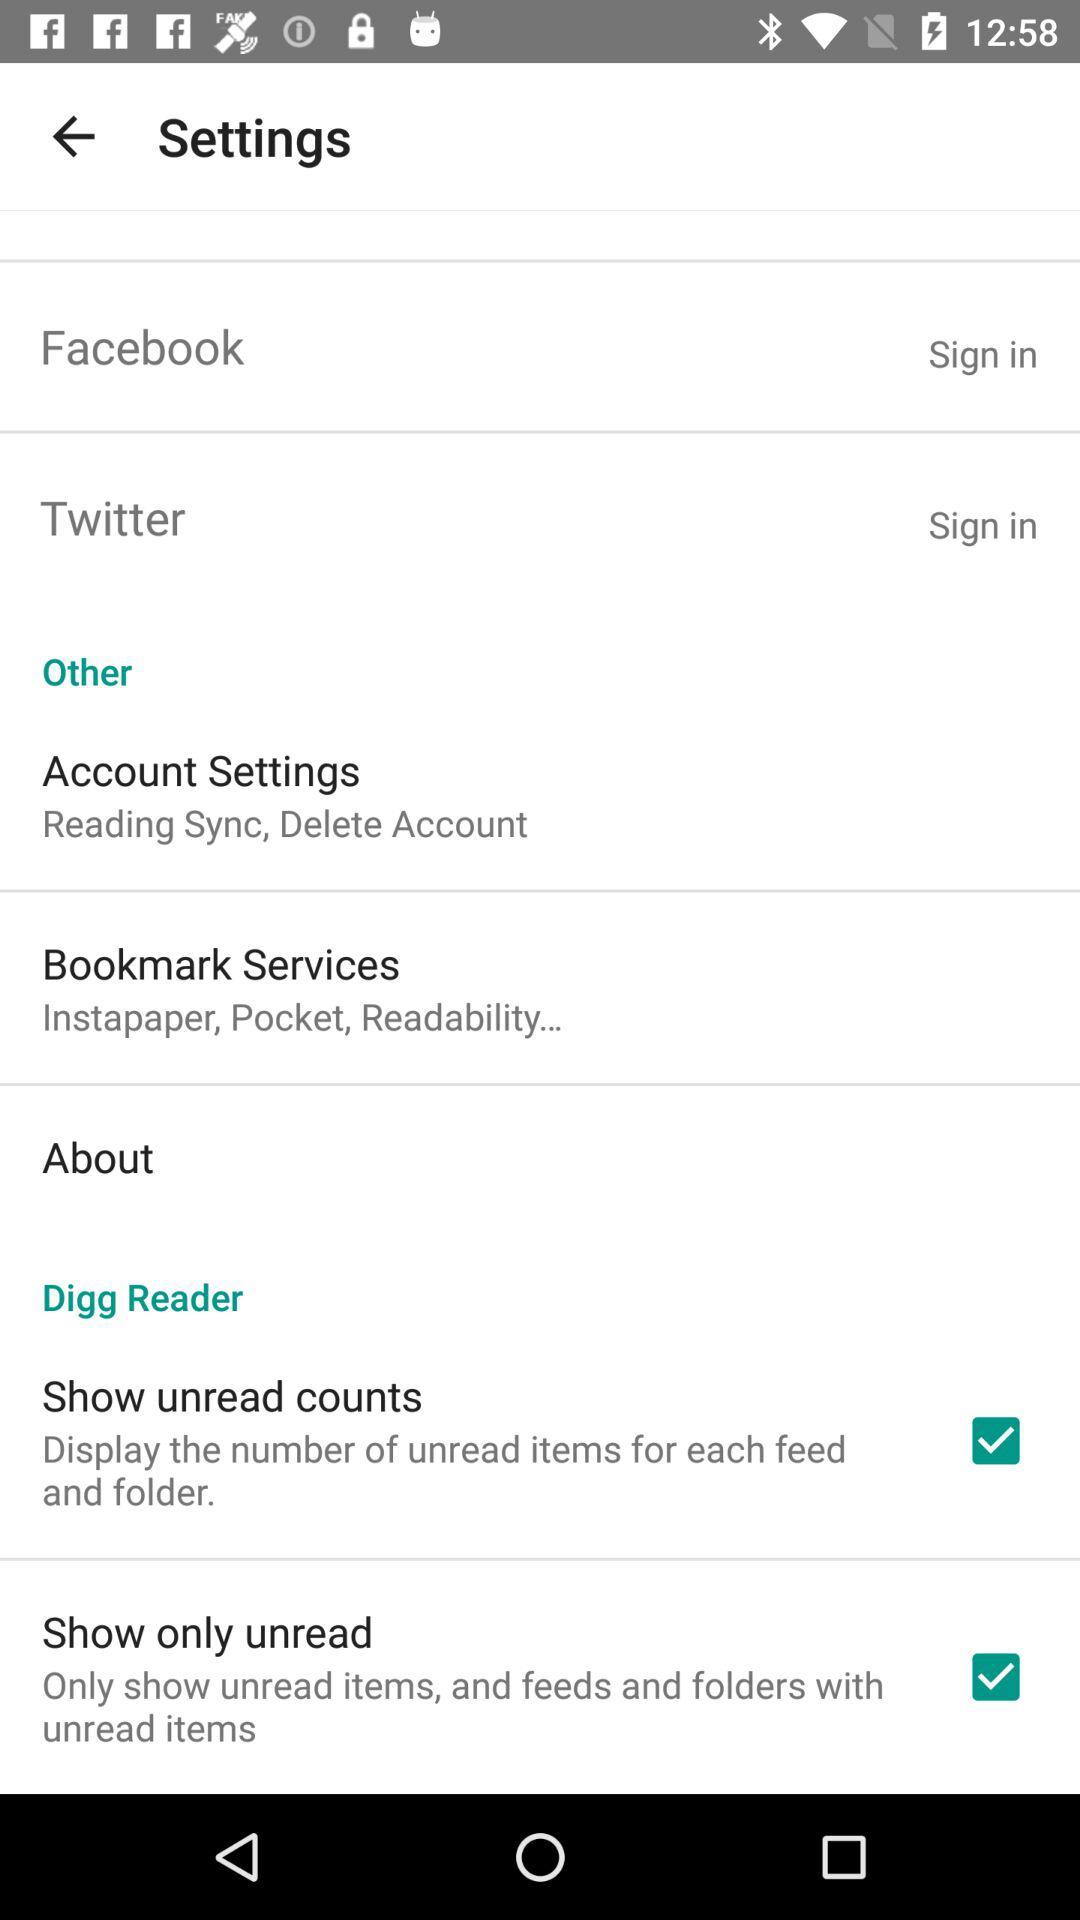  What do you see at coordinates (221, 963) in the screenshot?
I see `the icon below reading sync delete icon` at bounding box center [221, 963].